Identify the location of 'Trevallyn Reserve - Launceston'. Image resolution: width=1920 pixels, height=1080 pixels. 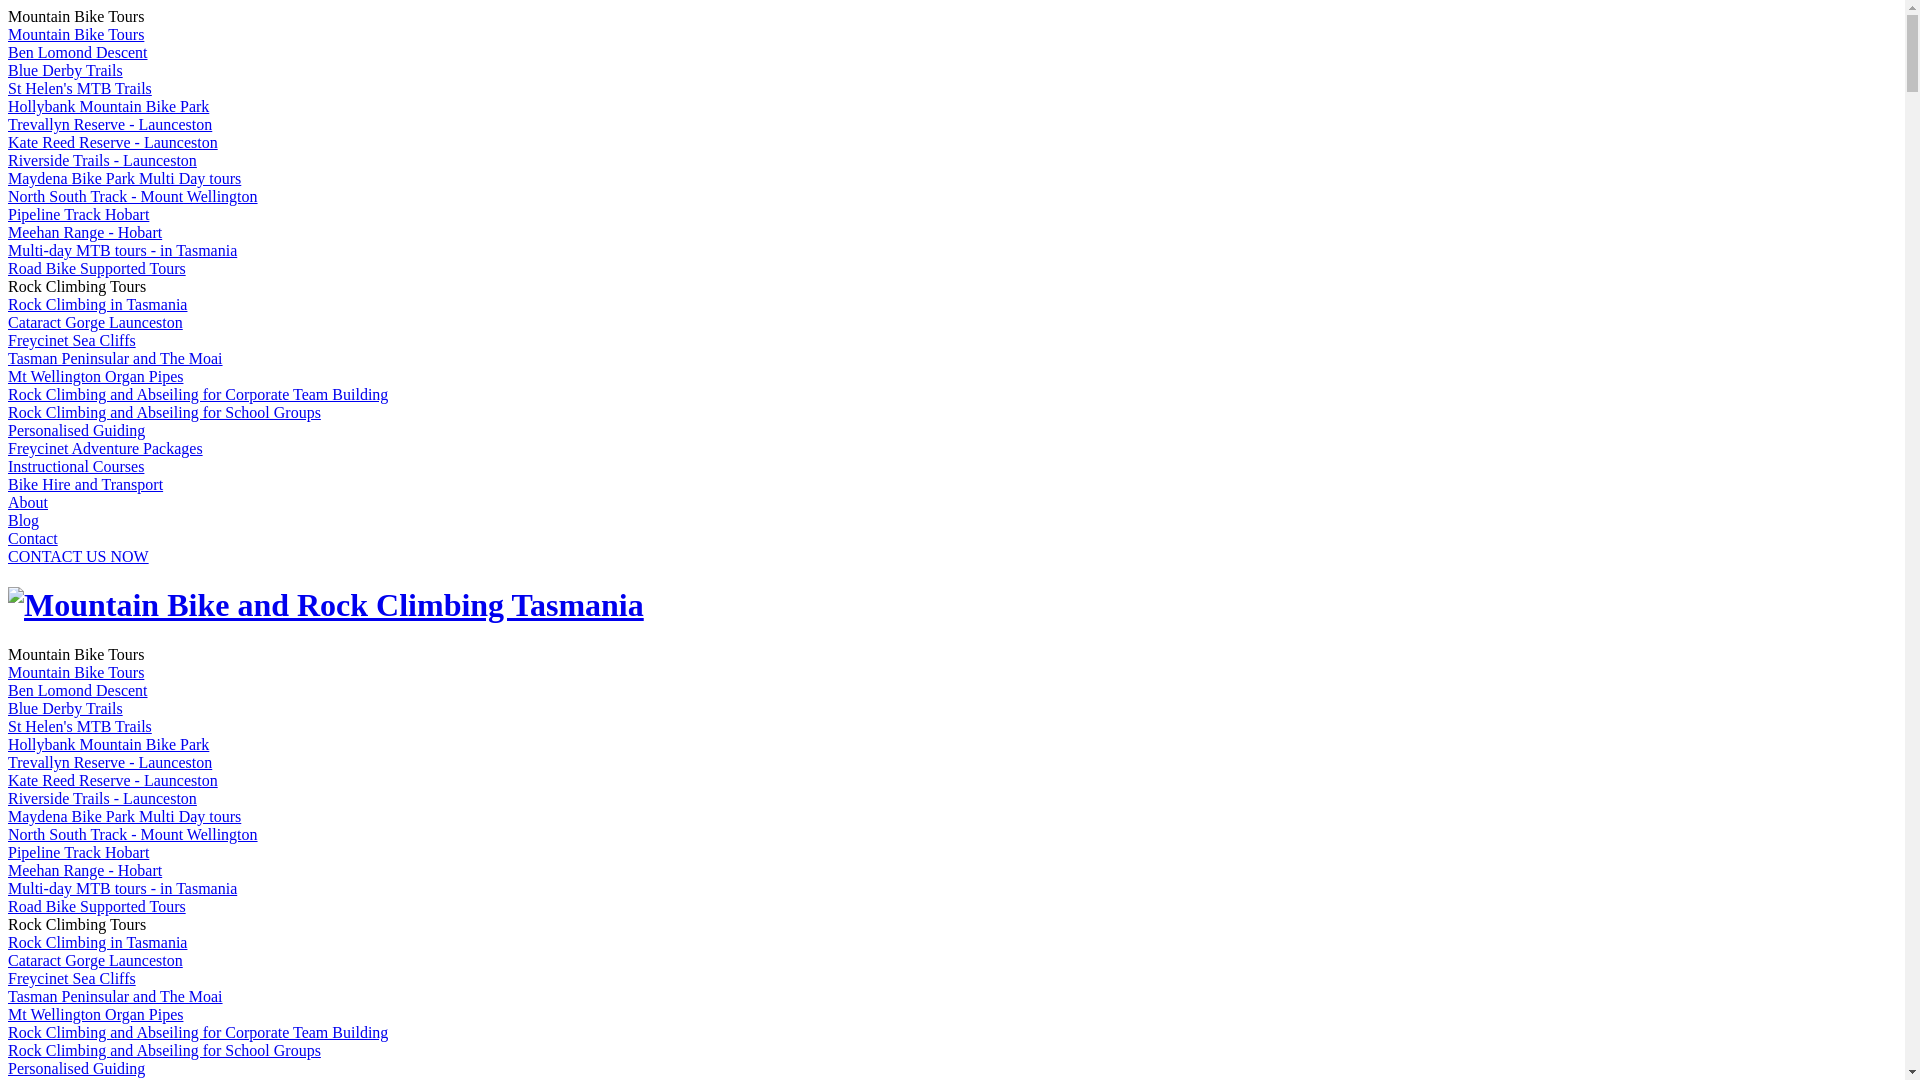
(8, 124).